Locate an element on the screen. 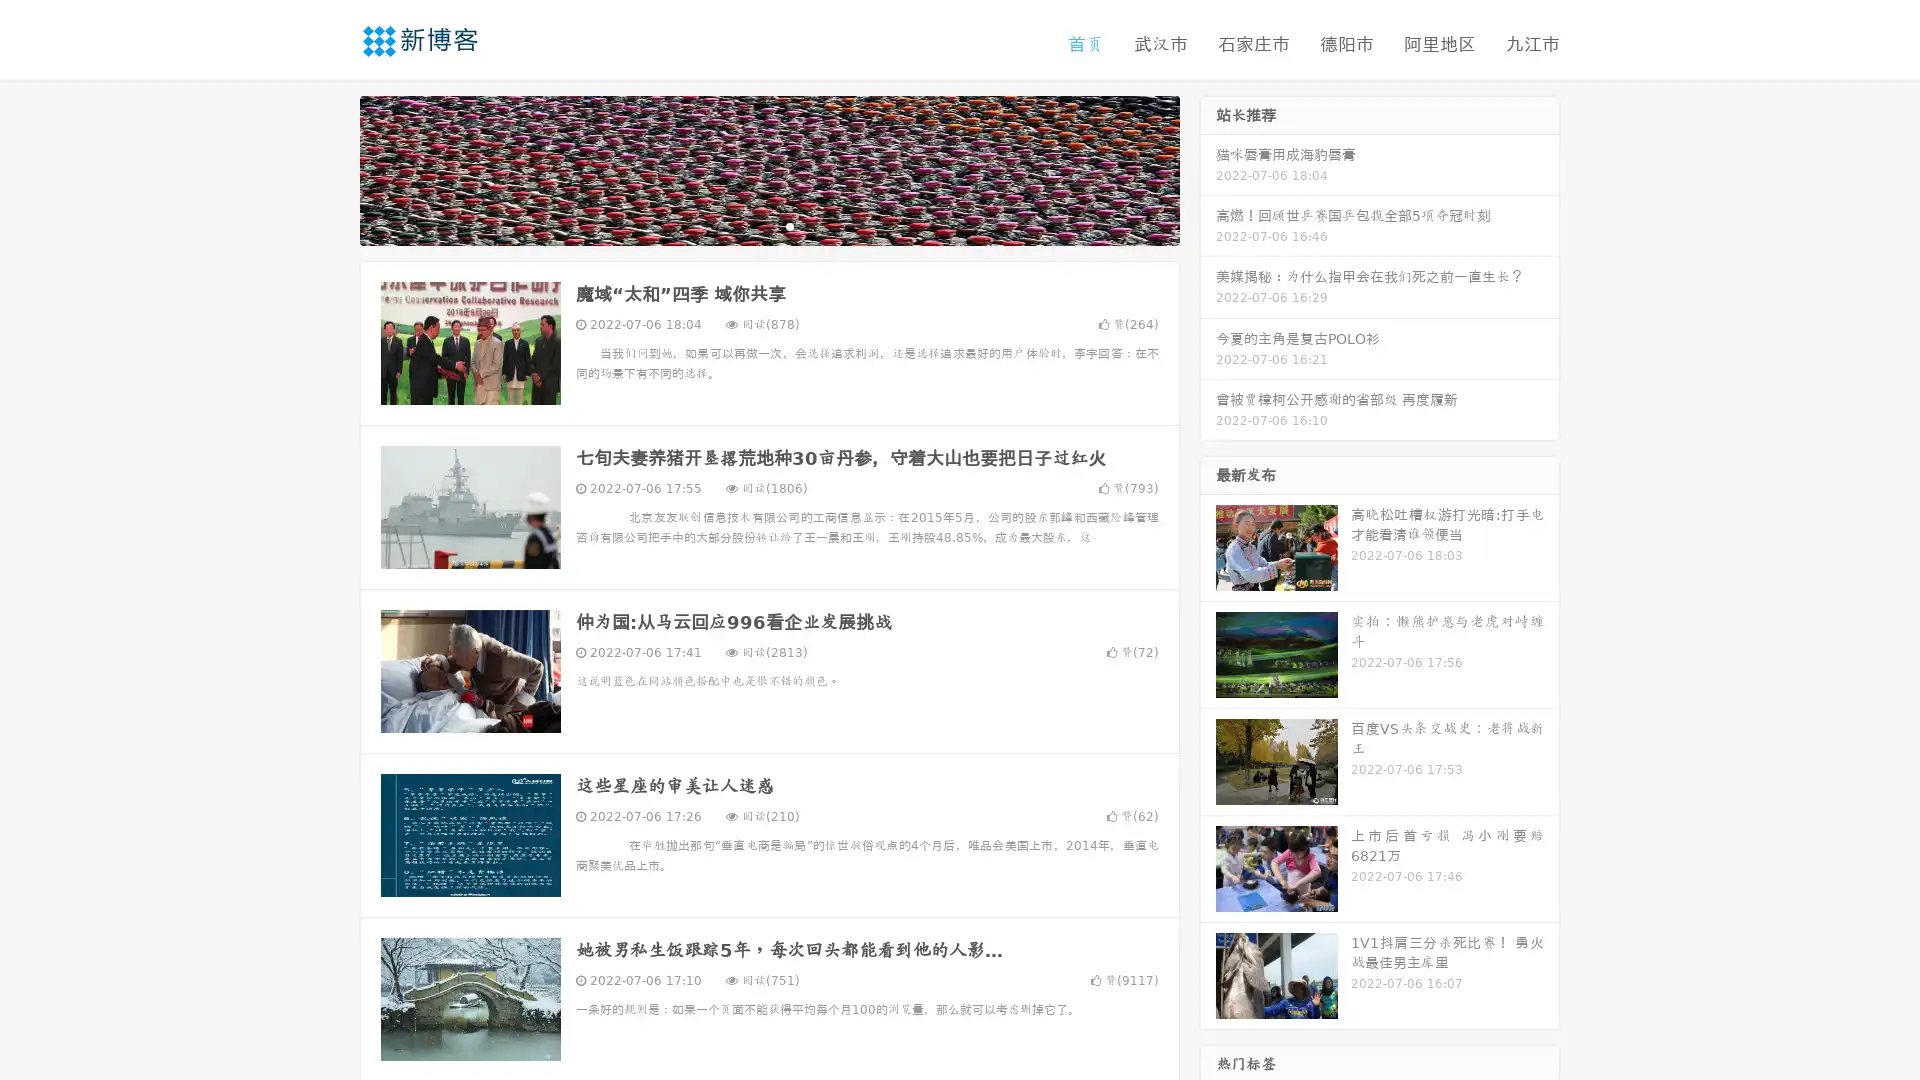 Image resolution: width=1920 pixels, height=1080 pixels. Go to slide 3 is located at coordinates (789, 225).